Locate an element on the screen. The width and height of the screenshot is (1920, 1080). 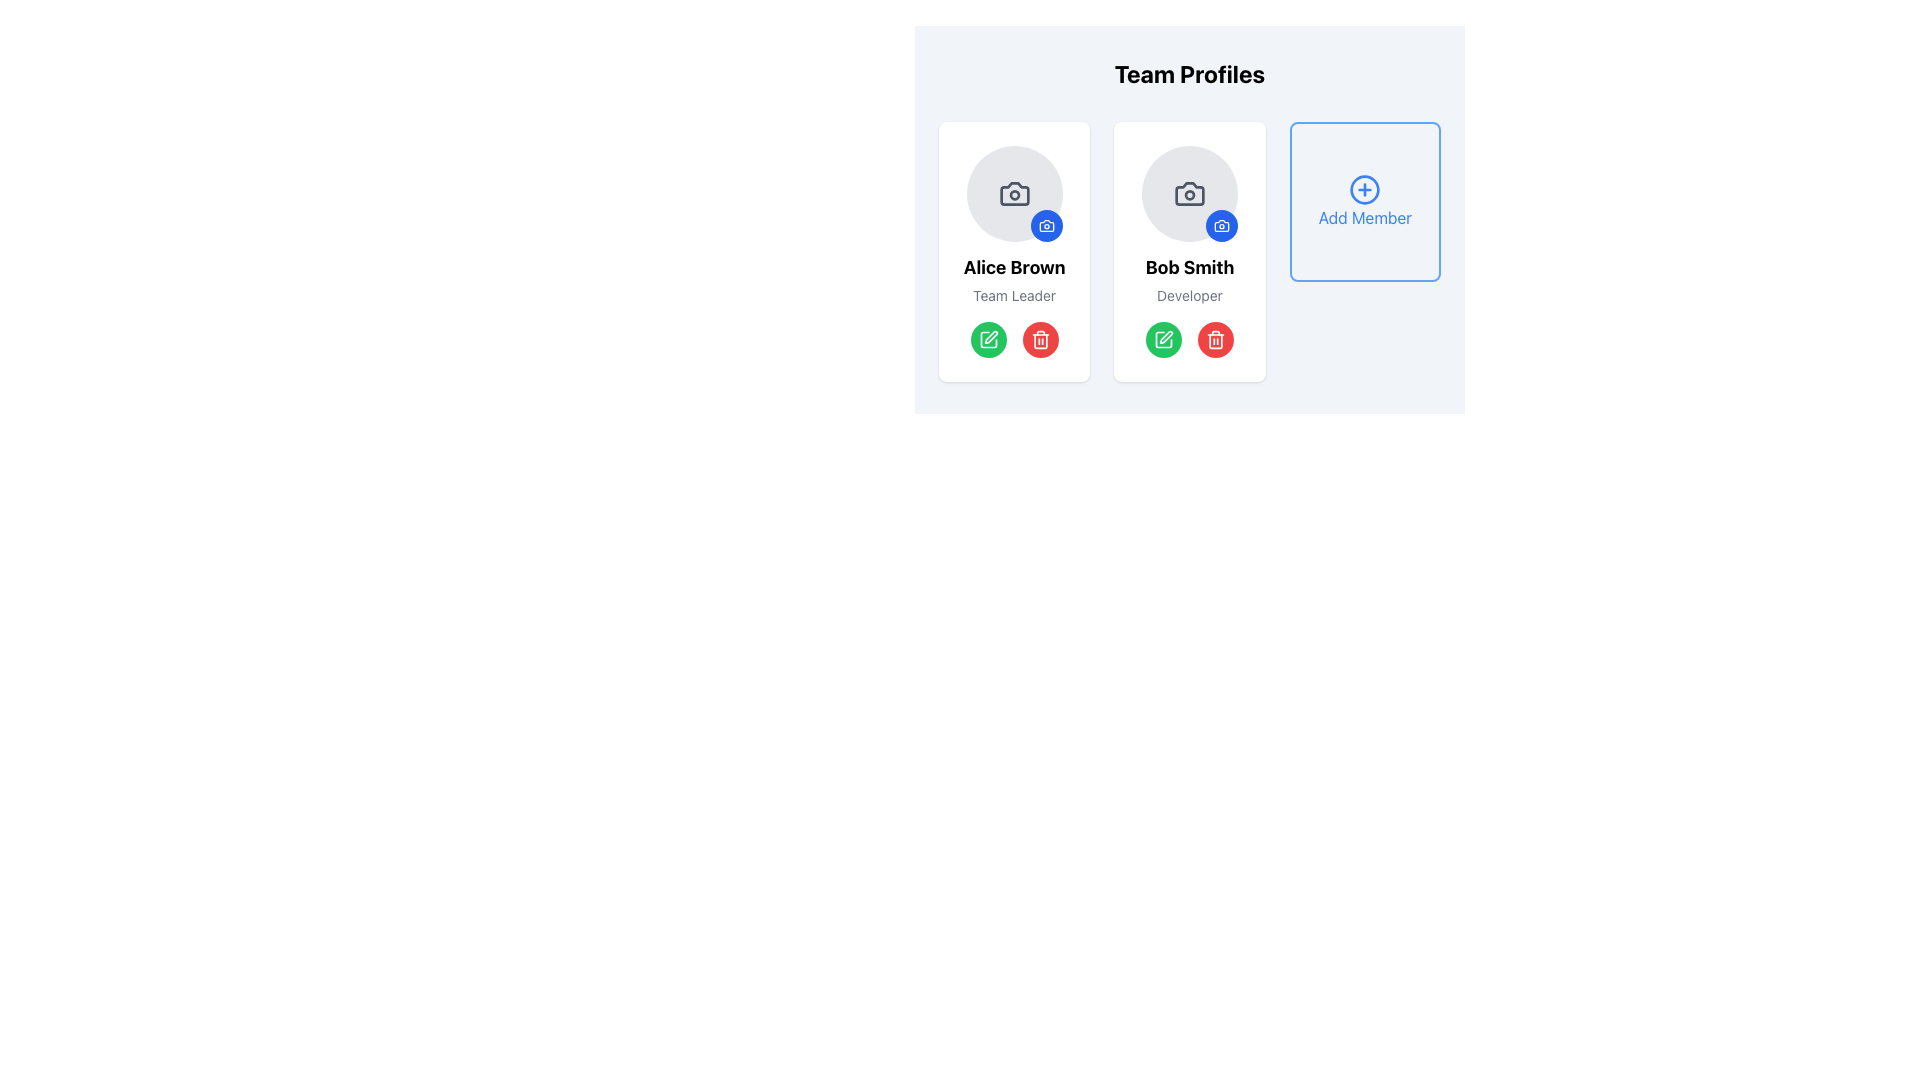
the 'Team Leader' text label displayed in gray font, located beneath 'Alice Brown' and above the action buttons in the profile card is located at coordinates (1014, 296).